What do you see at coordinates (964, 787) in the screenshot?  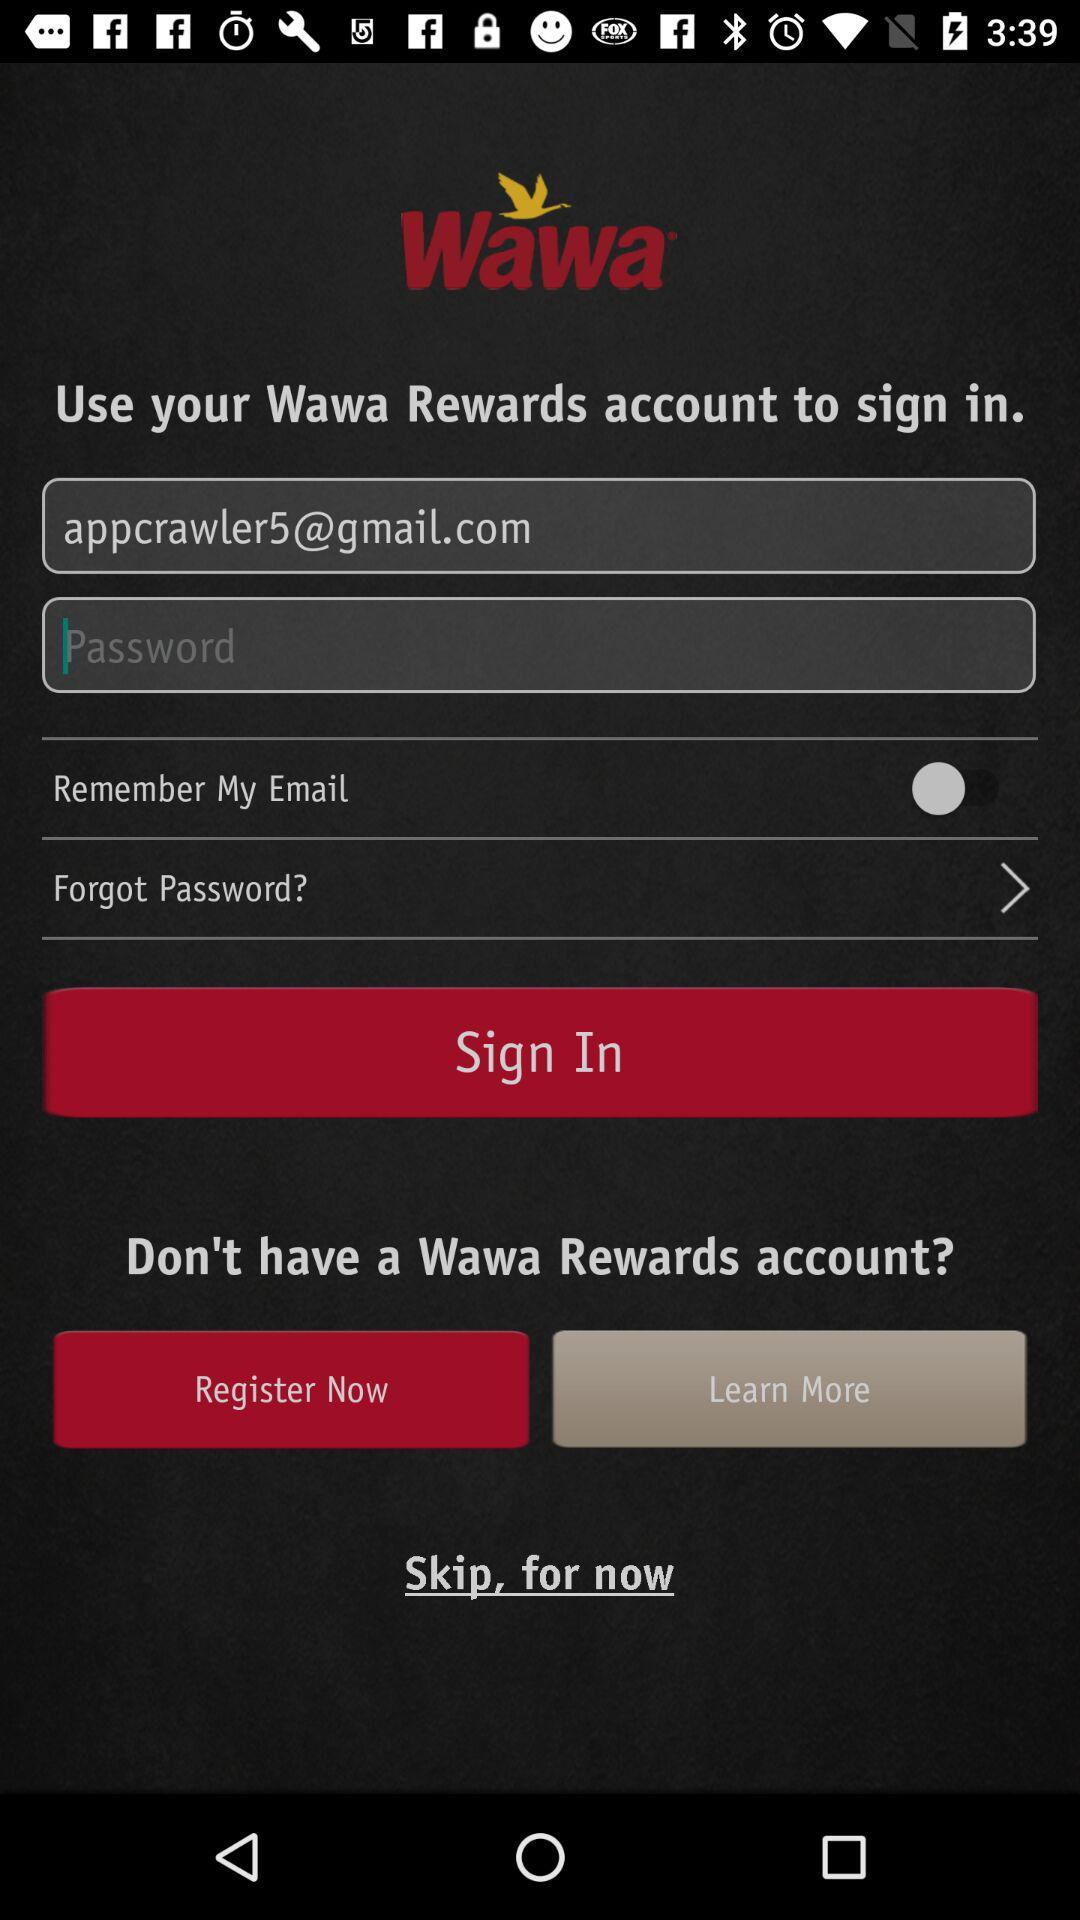 I see `the switch which is right to text remember my email` at bounding box center [964, 787].